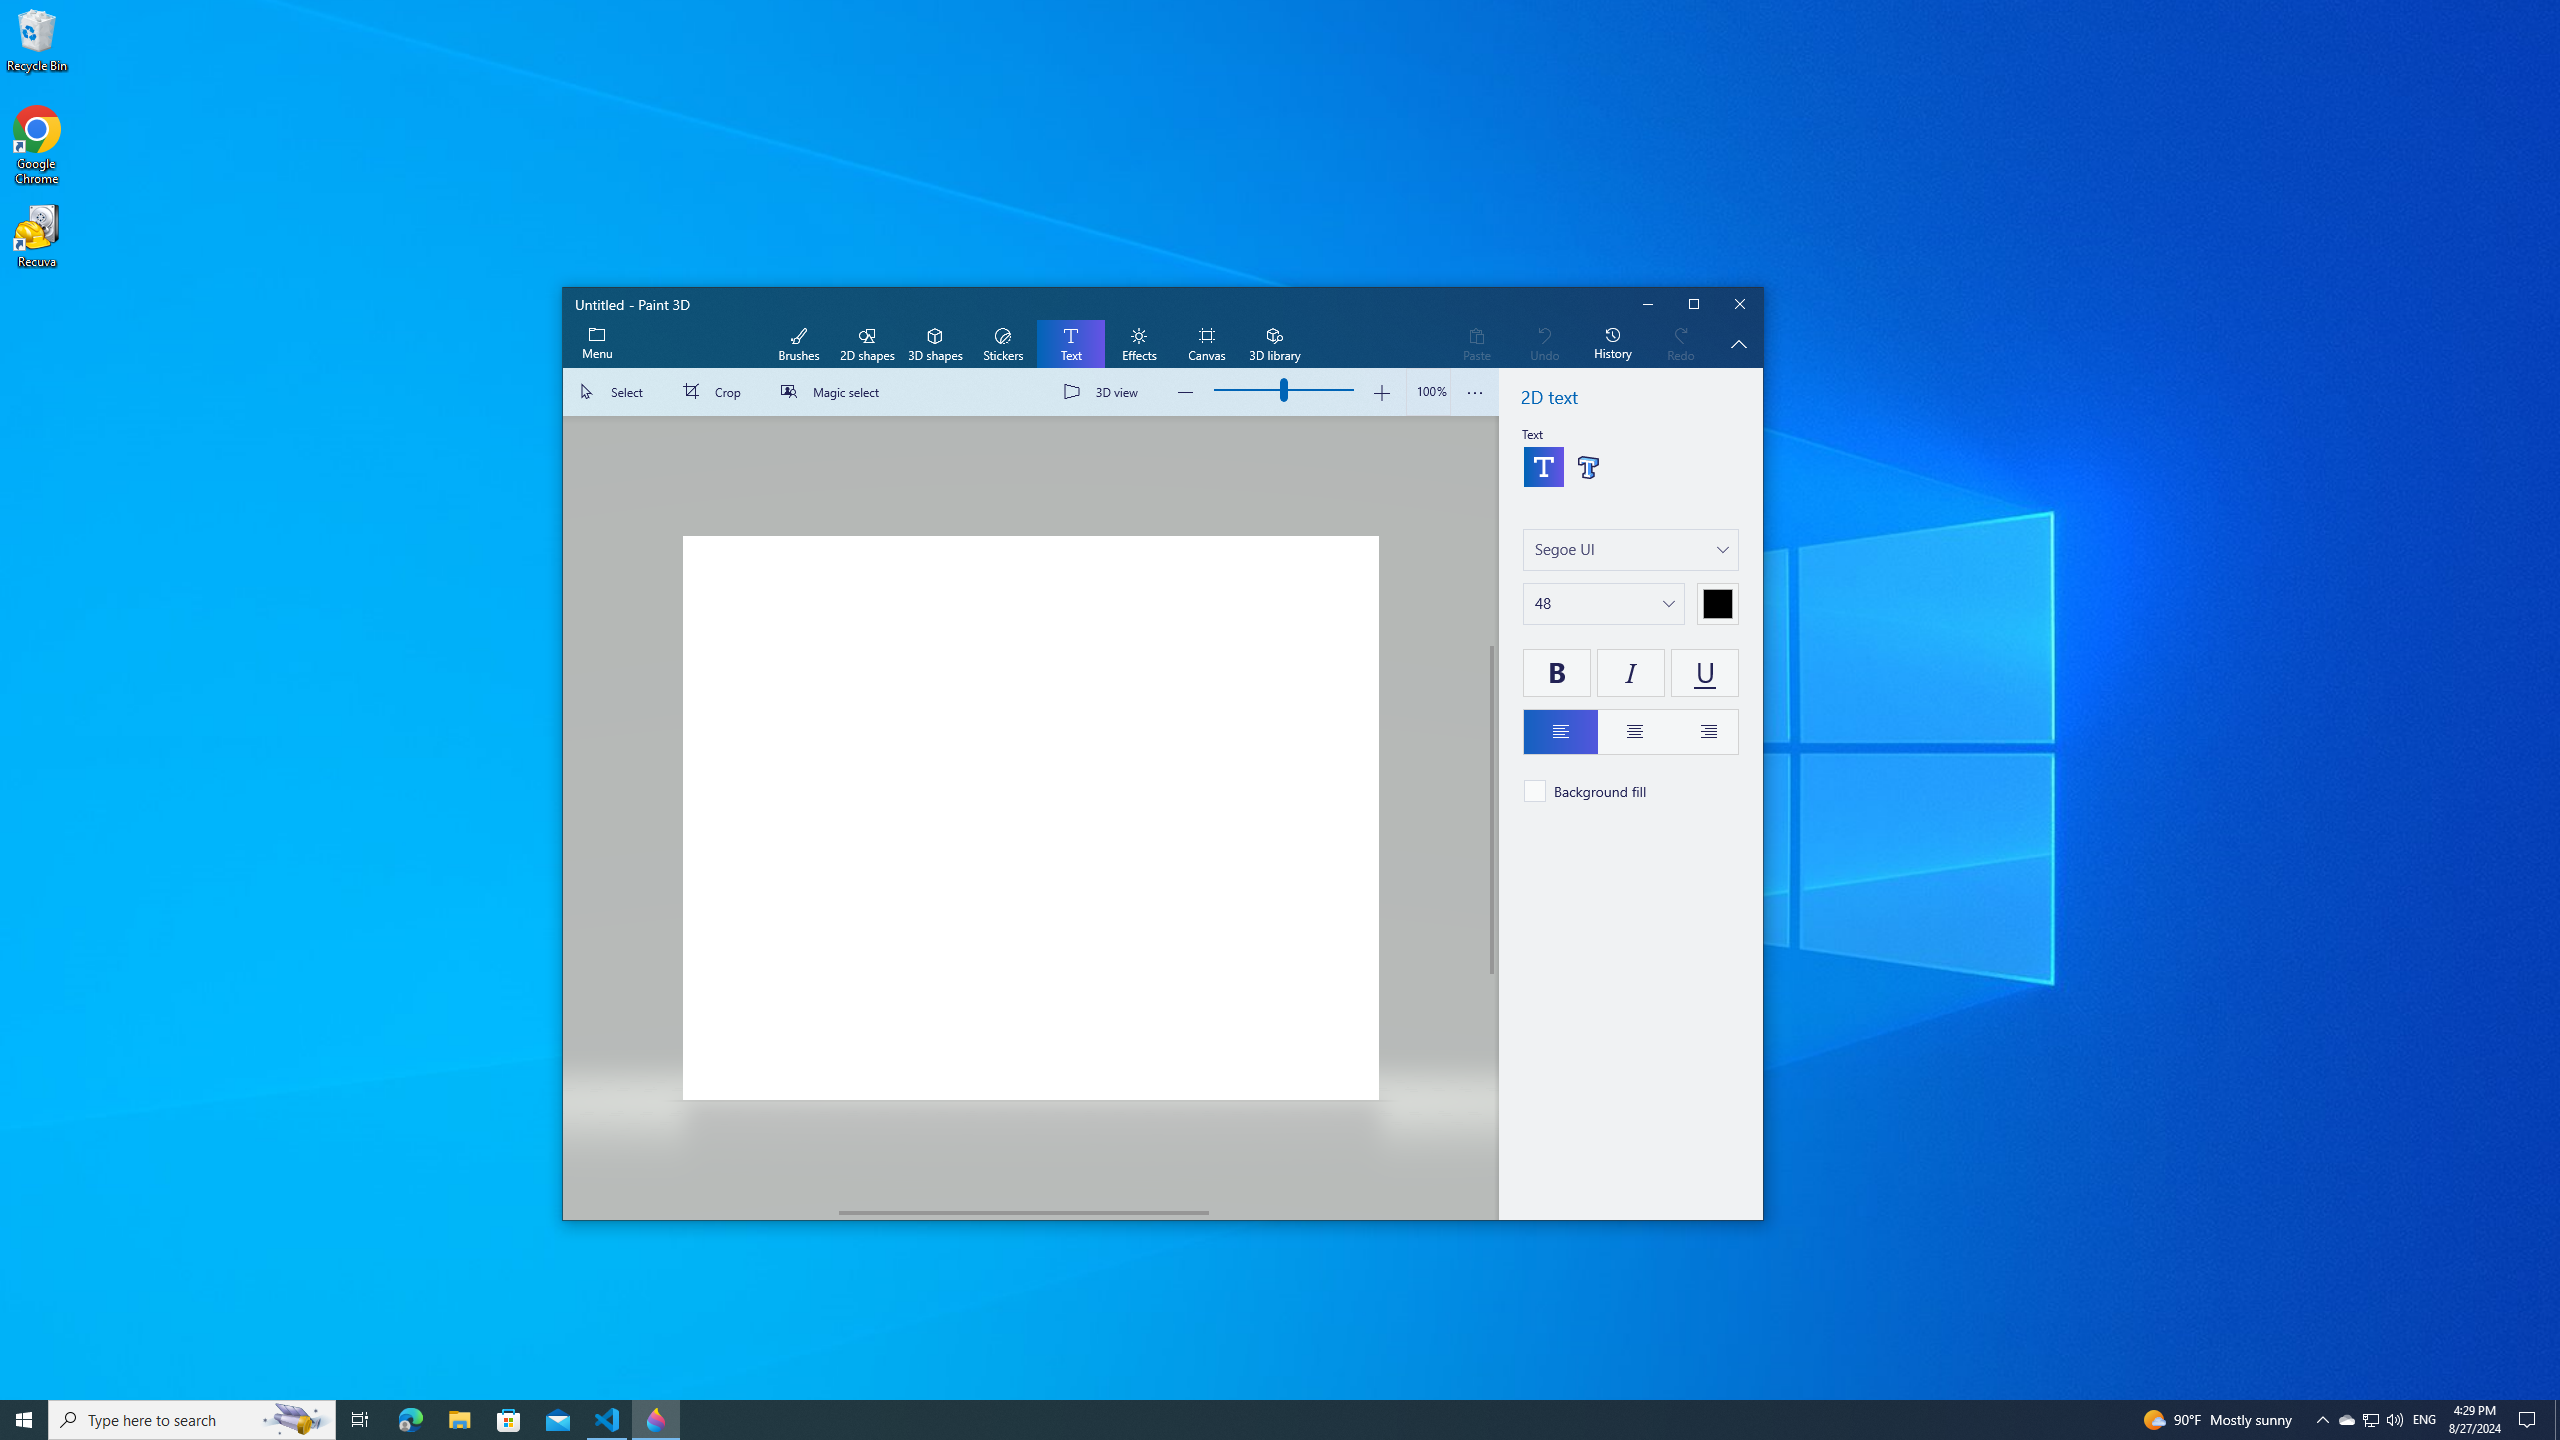 This screenshot has width=2560, height=1440. What do you see at coordinates (1273, 344) in the screenshot?
I see `'3D library'` at bounding box center [1273, 344].